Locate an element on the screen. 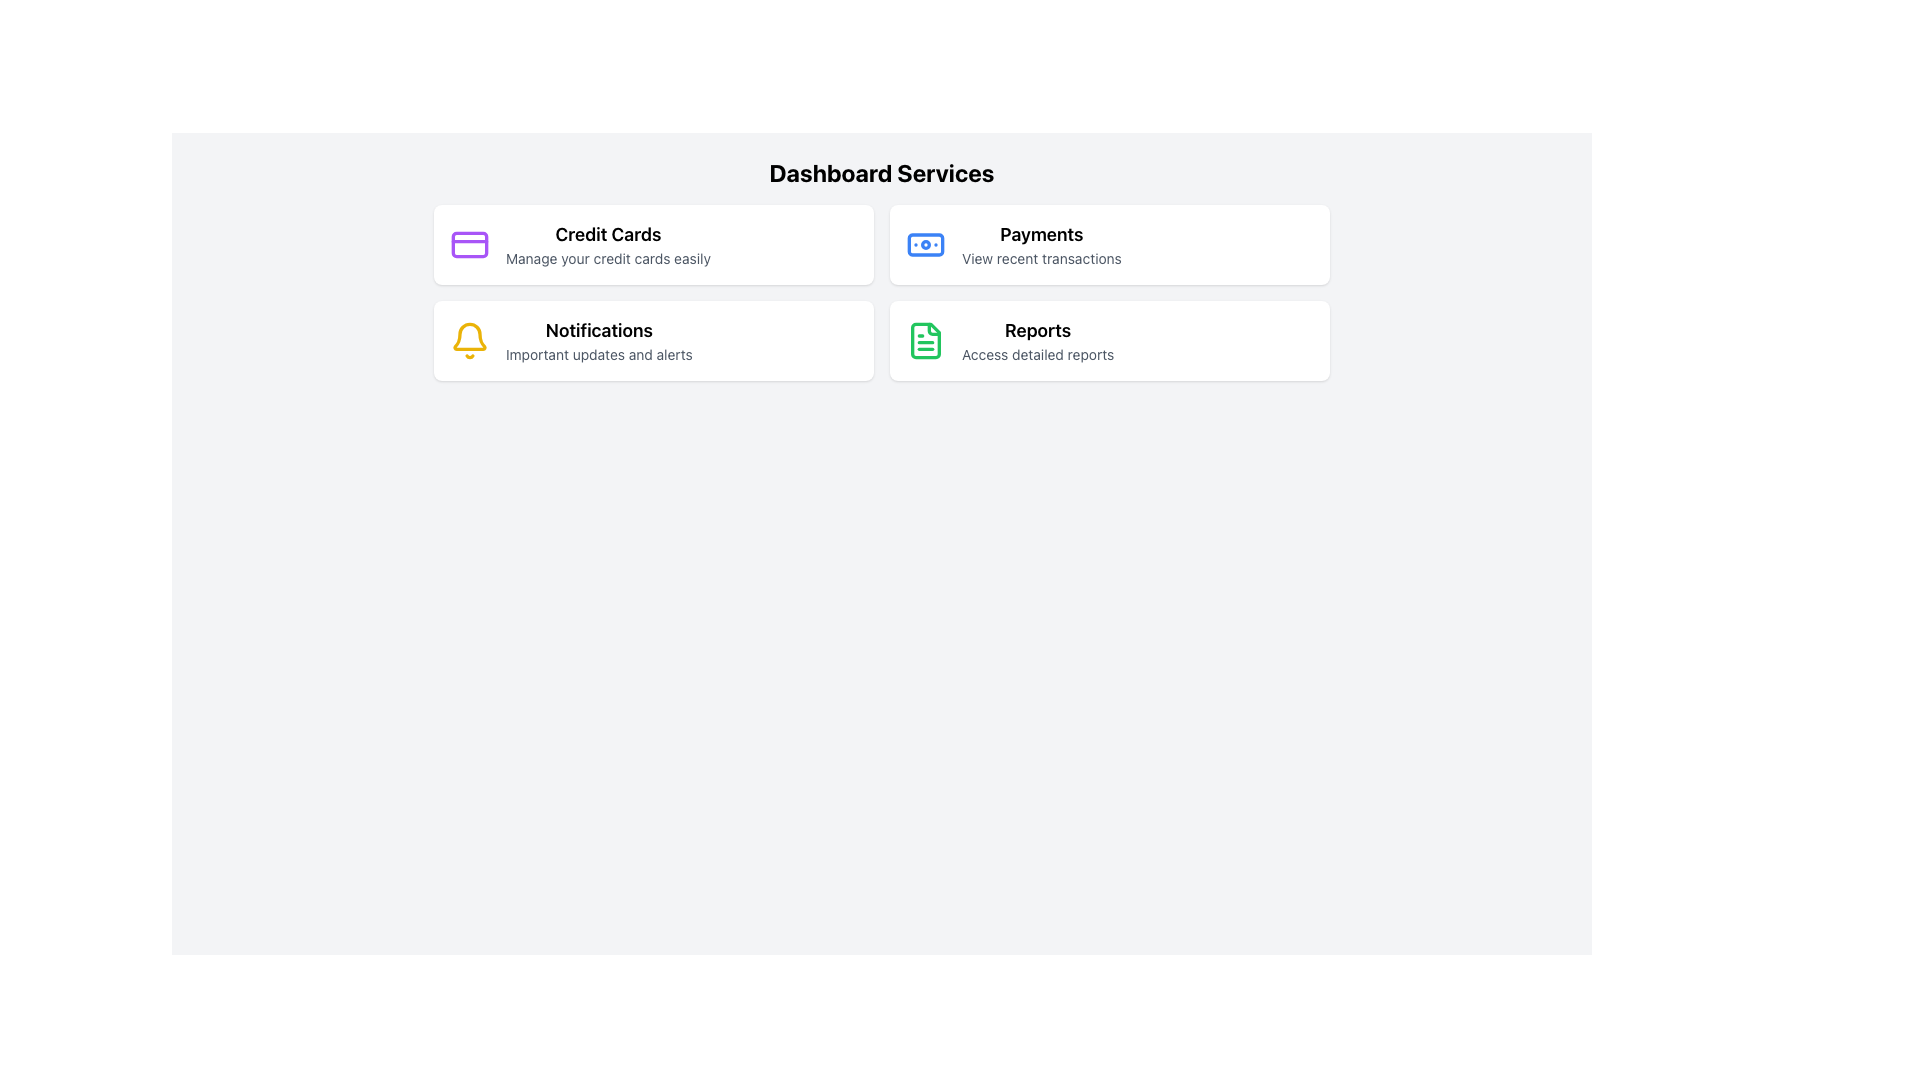  the green file document icon with horizontal lines resembling text, located in the bottom-right card of the 'Dashboard Services' panel is located at coordinates (925, 339).